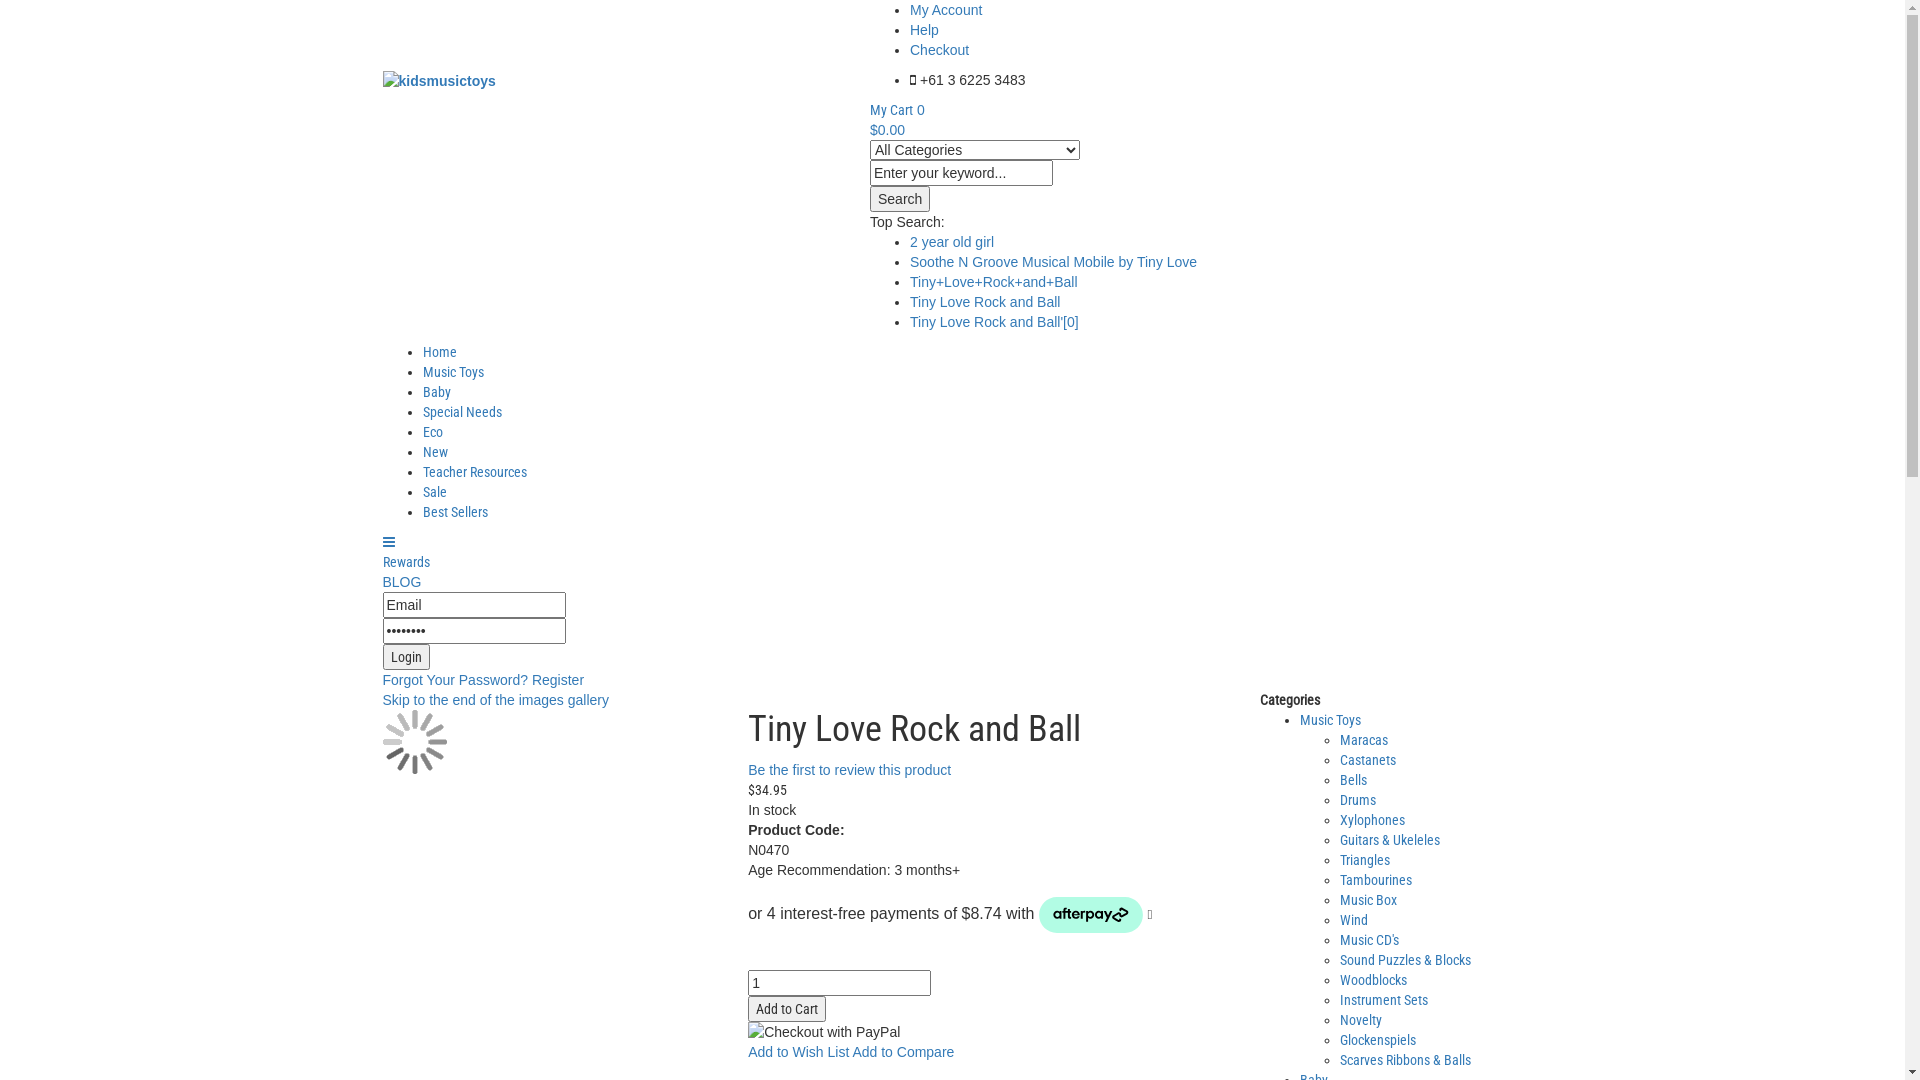 The height and width of the screenshot is (1080, 1920). What do you see at coordinates (1375, 878) in the screenshot?
I see `'Tambourines'` at bounding box center [1375, 878].